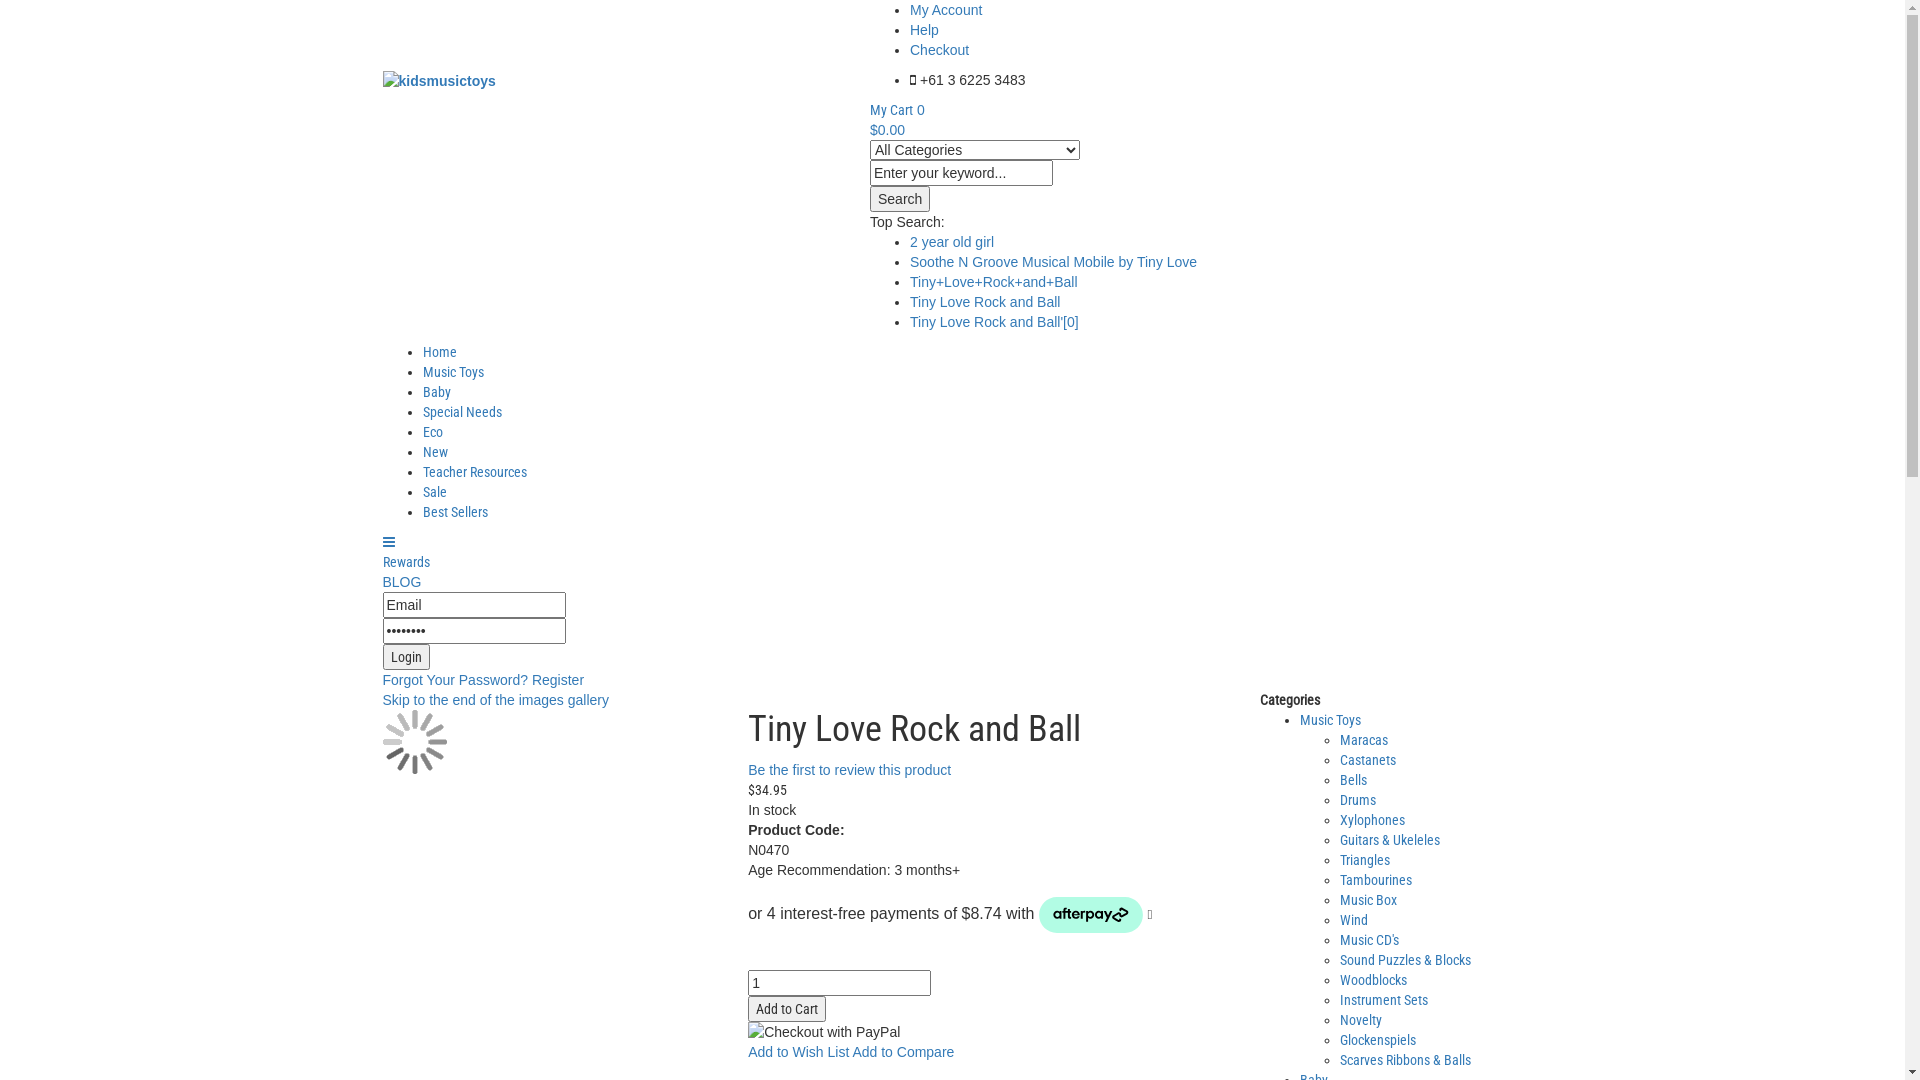 The height and width of the screenshot is (1080, 1920). What do you see at coordinates (1375, 878) in the screenshot?
I see `'Tambourines'` at bounding box center [1375, 878].